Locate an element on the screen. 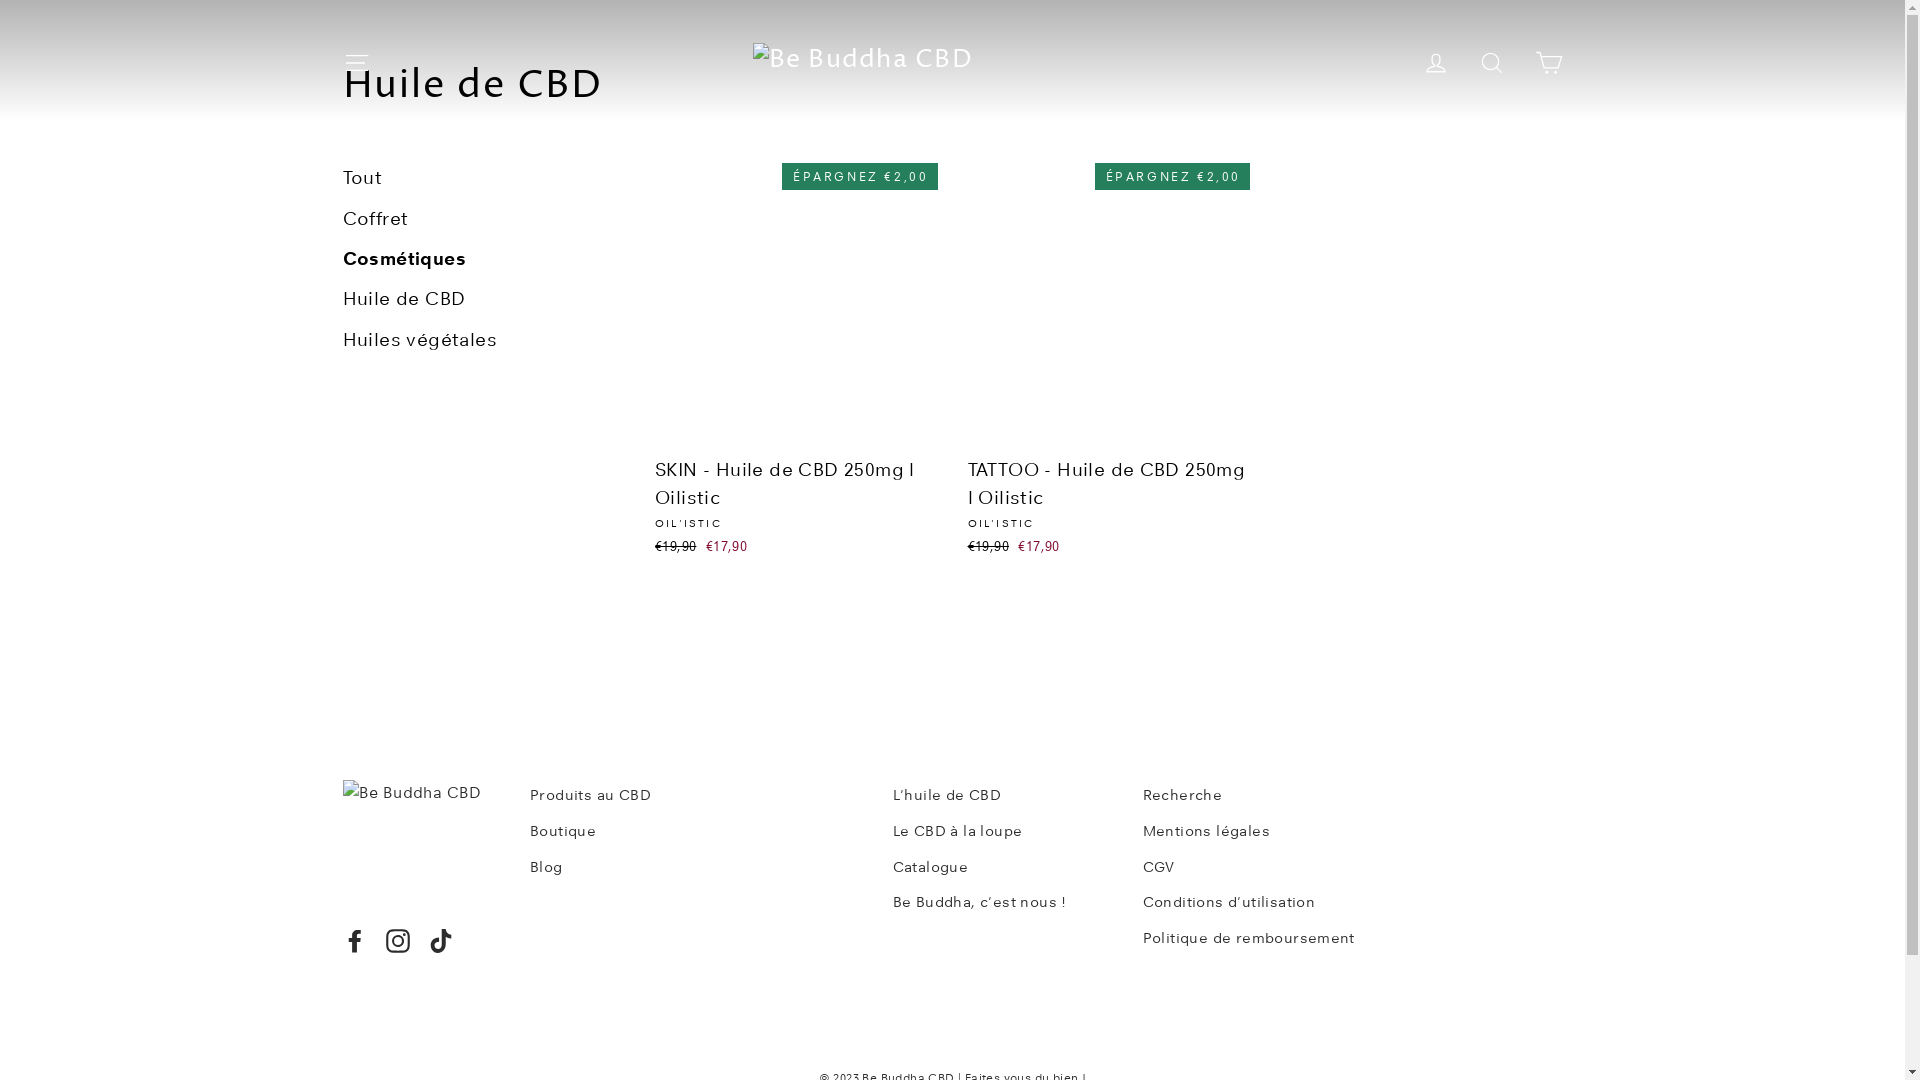  'Conditions d'utilisation' is located at coordinates (1142, 902).